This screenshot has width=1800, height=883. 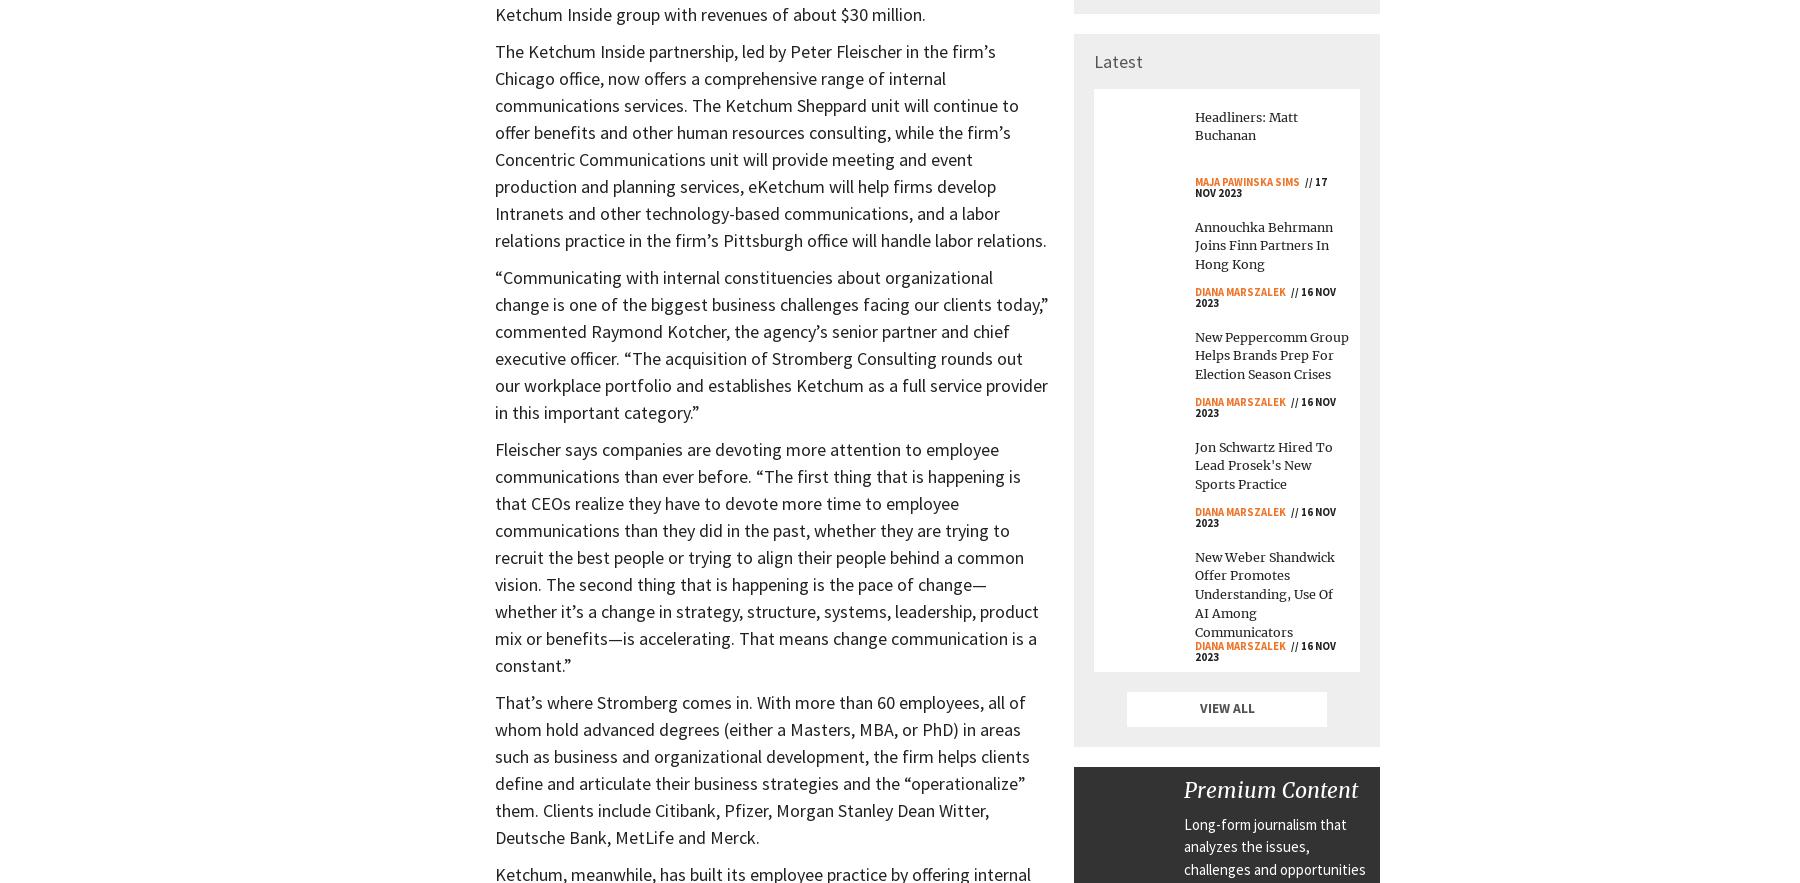 What do you see at coordinates (1263, 464) in the screenshot?
I see `'Jon Schwartz Hired To Lead Prosek's New Sports Practice'` at bounding box center [1263, 464].